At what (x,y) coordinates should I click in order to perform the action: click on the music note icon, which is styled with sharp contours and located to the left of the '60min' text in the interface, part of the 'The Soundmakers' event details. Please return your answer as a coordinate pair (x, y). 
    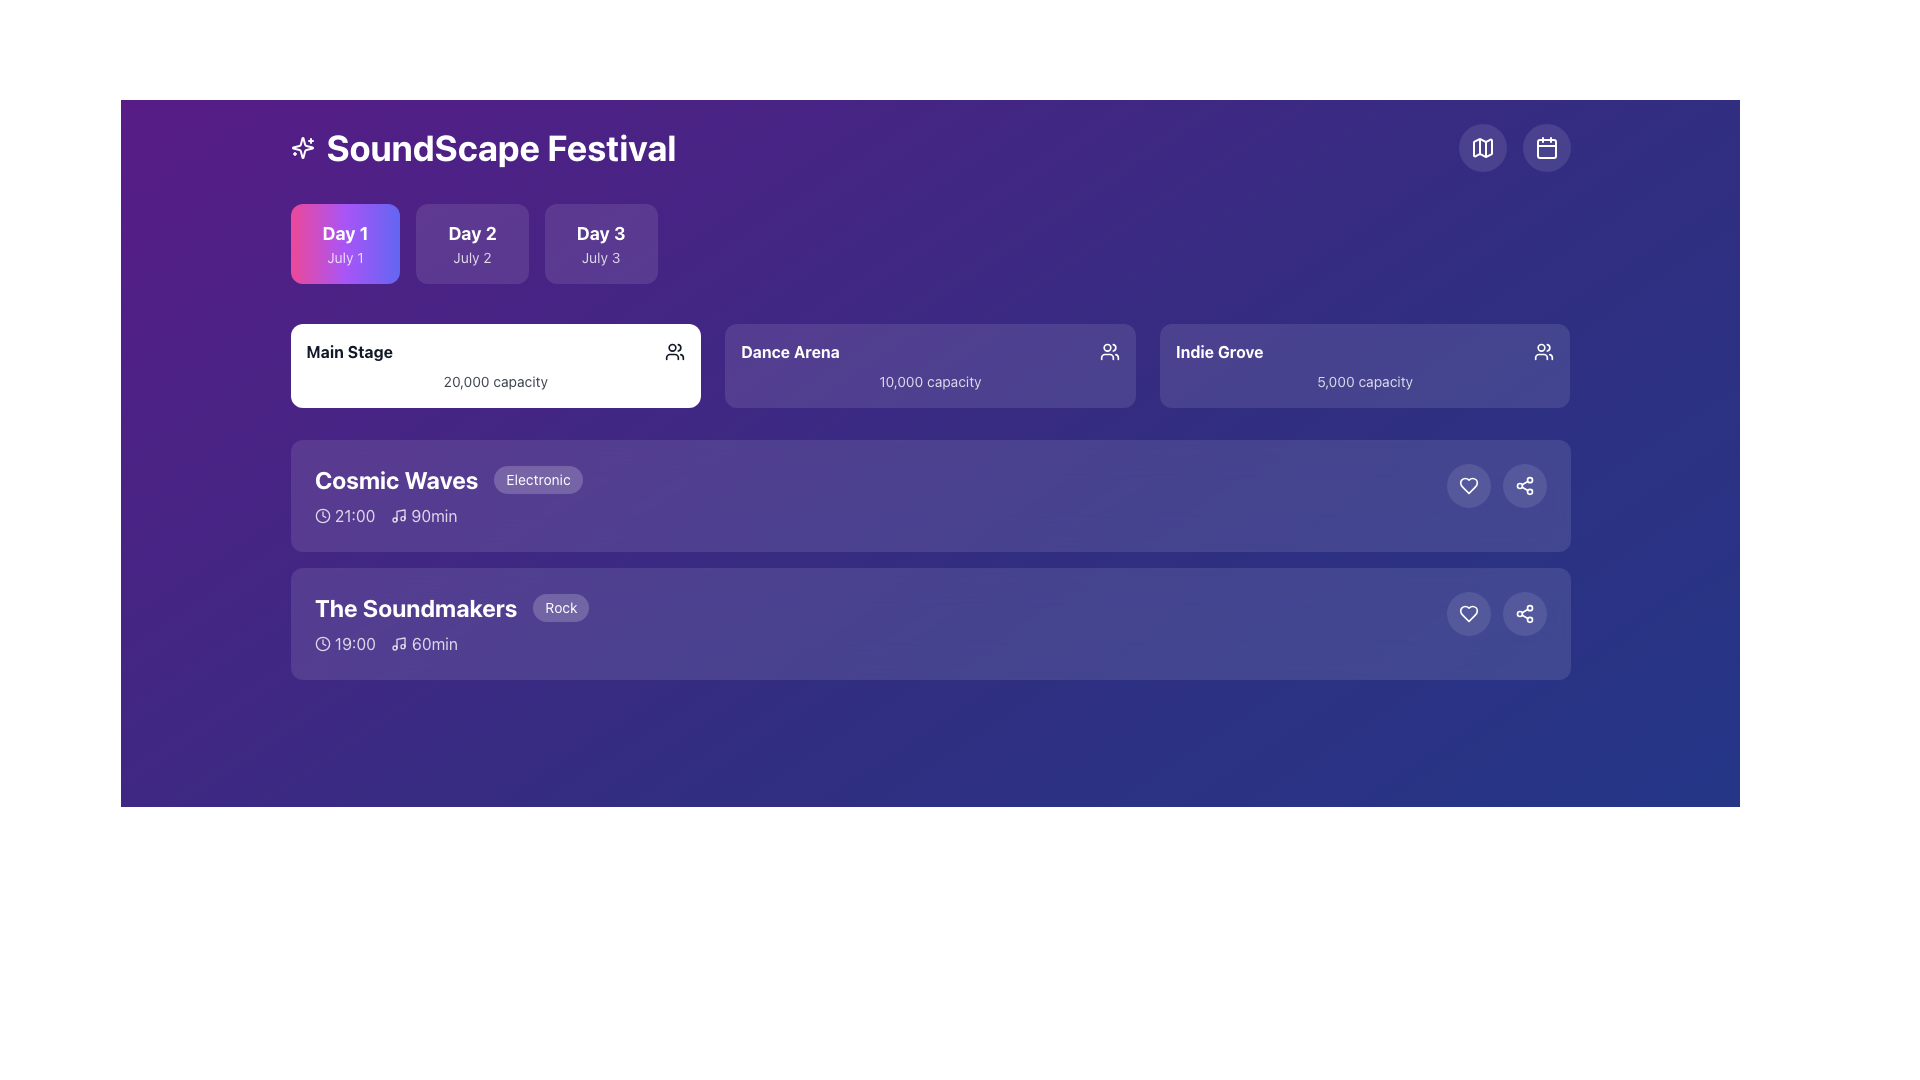
    Looking at the image, I should click on (399, 644).